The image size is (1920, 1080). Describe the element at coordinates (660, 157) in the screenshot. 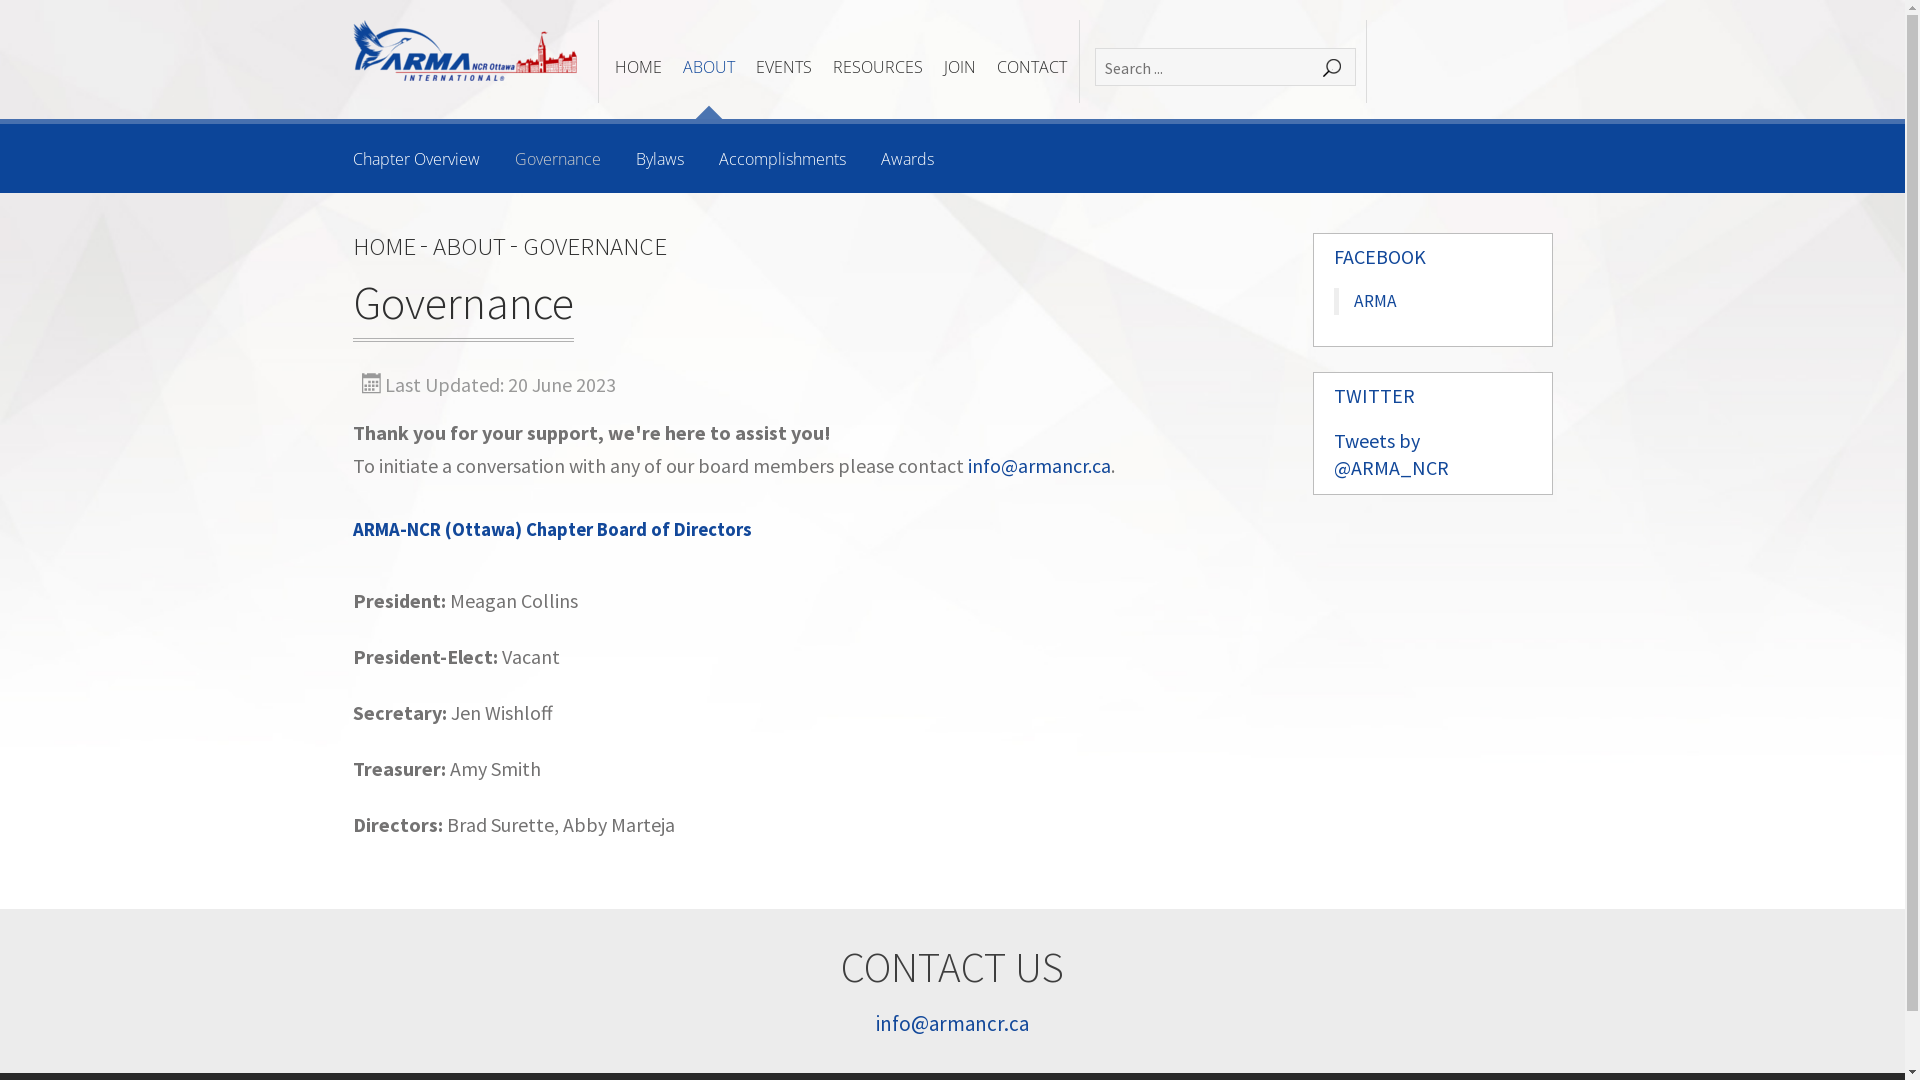

I see `'Bylaws'` at that location.